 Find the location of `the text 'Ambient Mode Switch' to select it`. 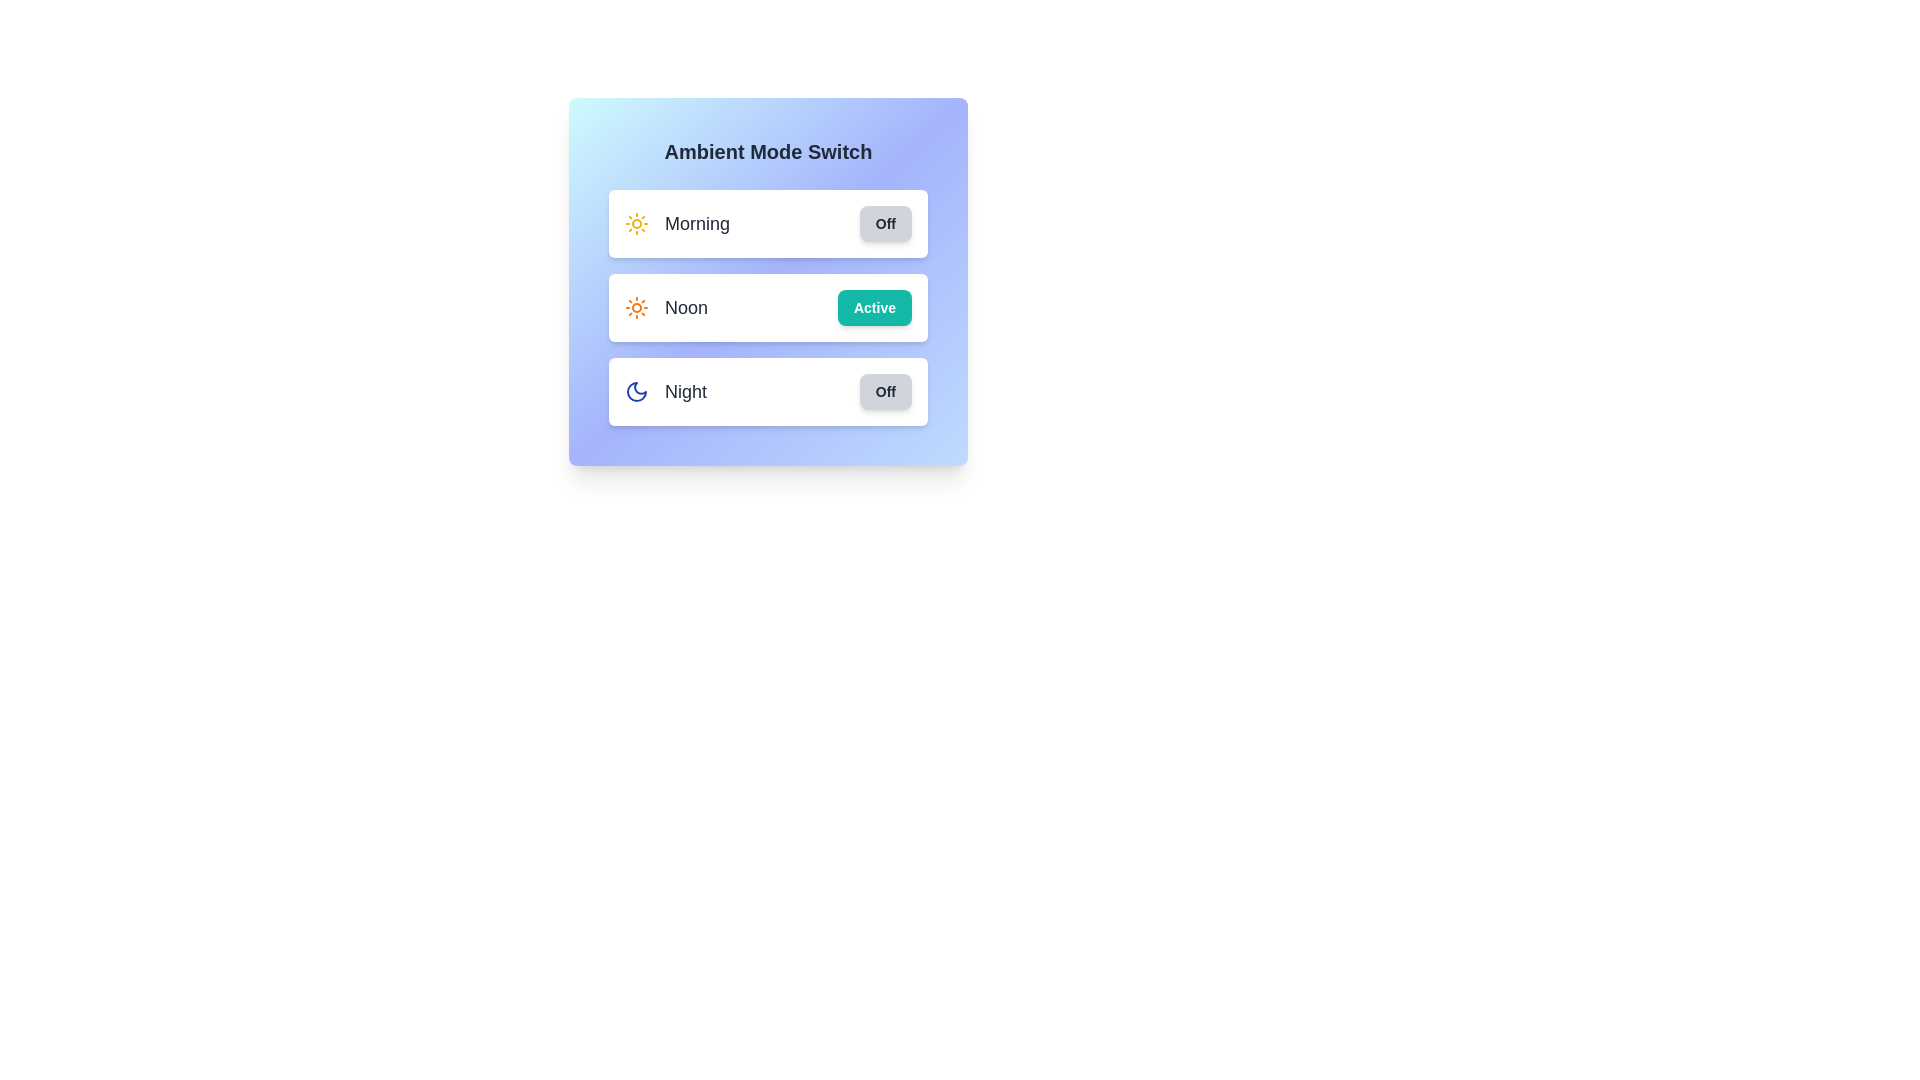

the text 'Ambient Mode Switch' to select it is located at coordinates (767, 150).